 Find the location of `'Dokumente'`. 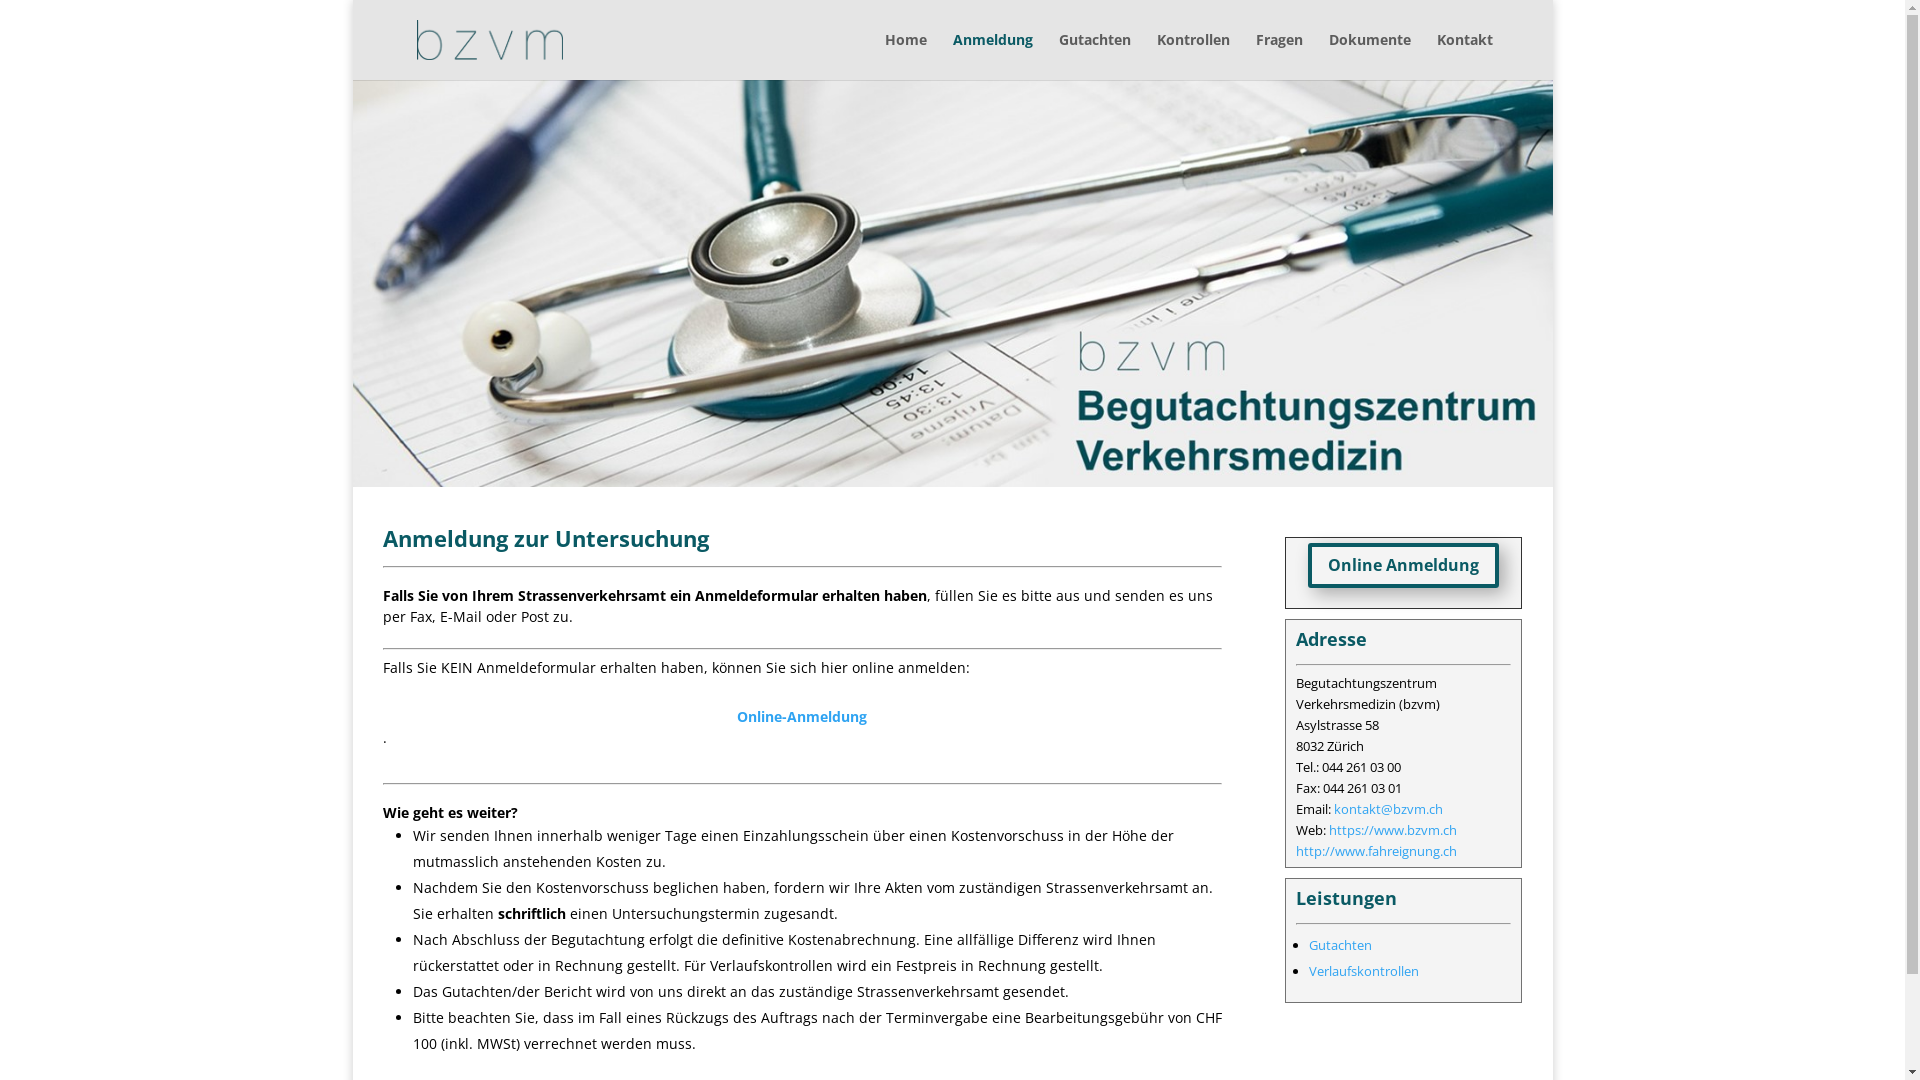

'Dokumente' is located at coordinates (1367, 55).